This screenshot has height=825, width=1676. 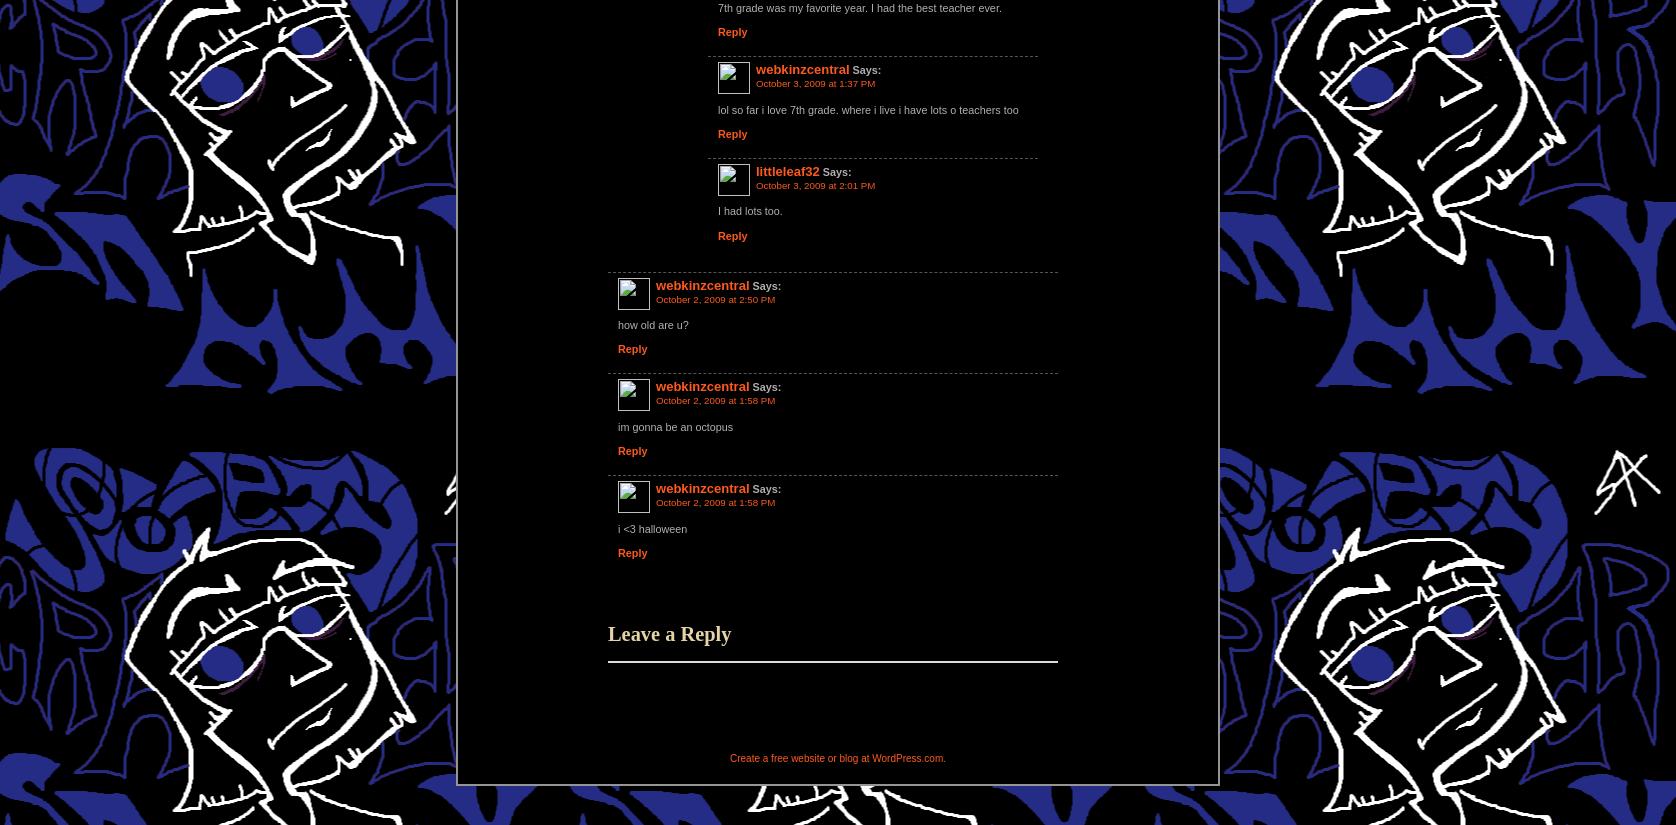 What do you see at coordinates (651, 323) in the screenshot?
I see `'how old are u?'` at bounding box center [651, 323].